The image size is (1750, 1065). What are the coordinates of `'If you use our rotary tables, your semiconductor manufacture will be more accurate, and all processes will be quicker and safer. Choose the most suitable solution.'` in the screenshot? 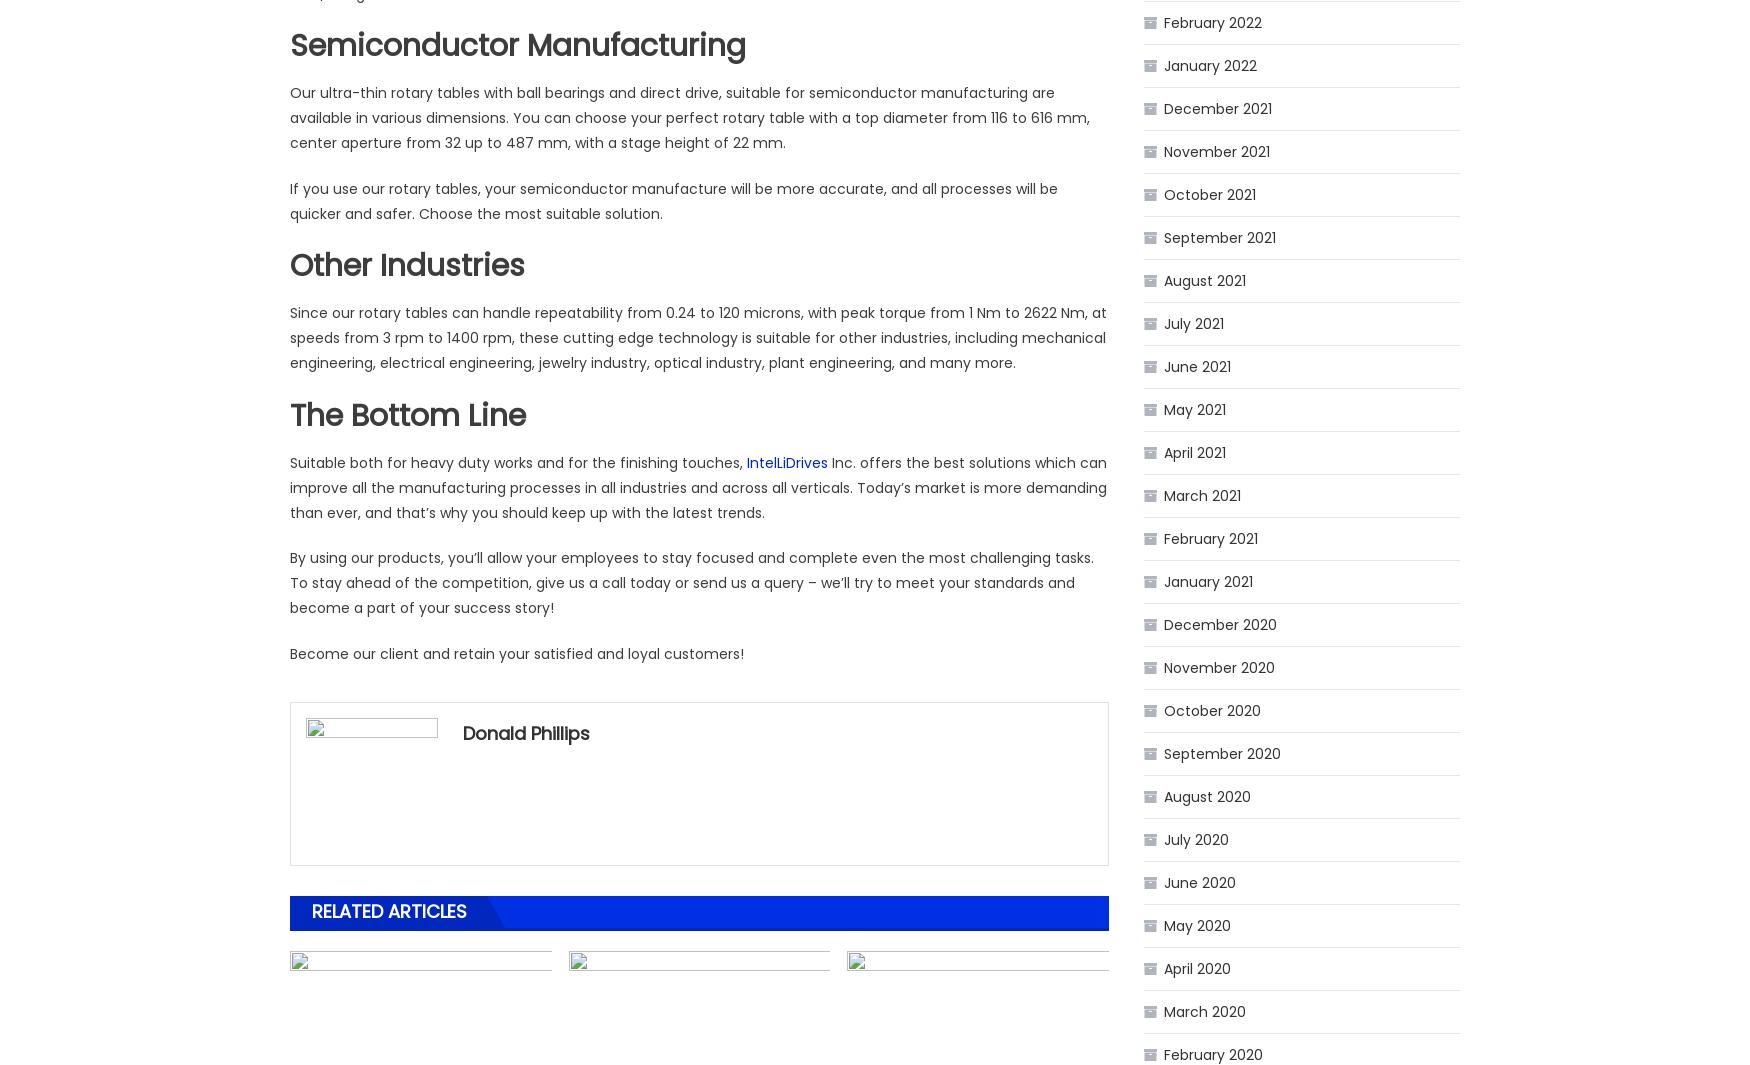 It's located at (672, 199).